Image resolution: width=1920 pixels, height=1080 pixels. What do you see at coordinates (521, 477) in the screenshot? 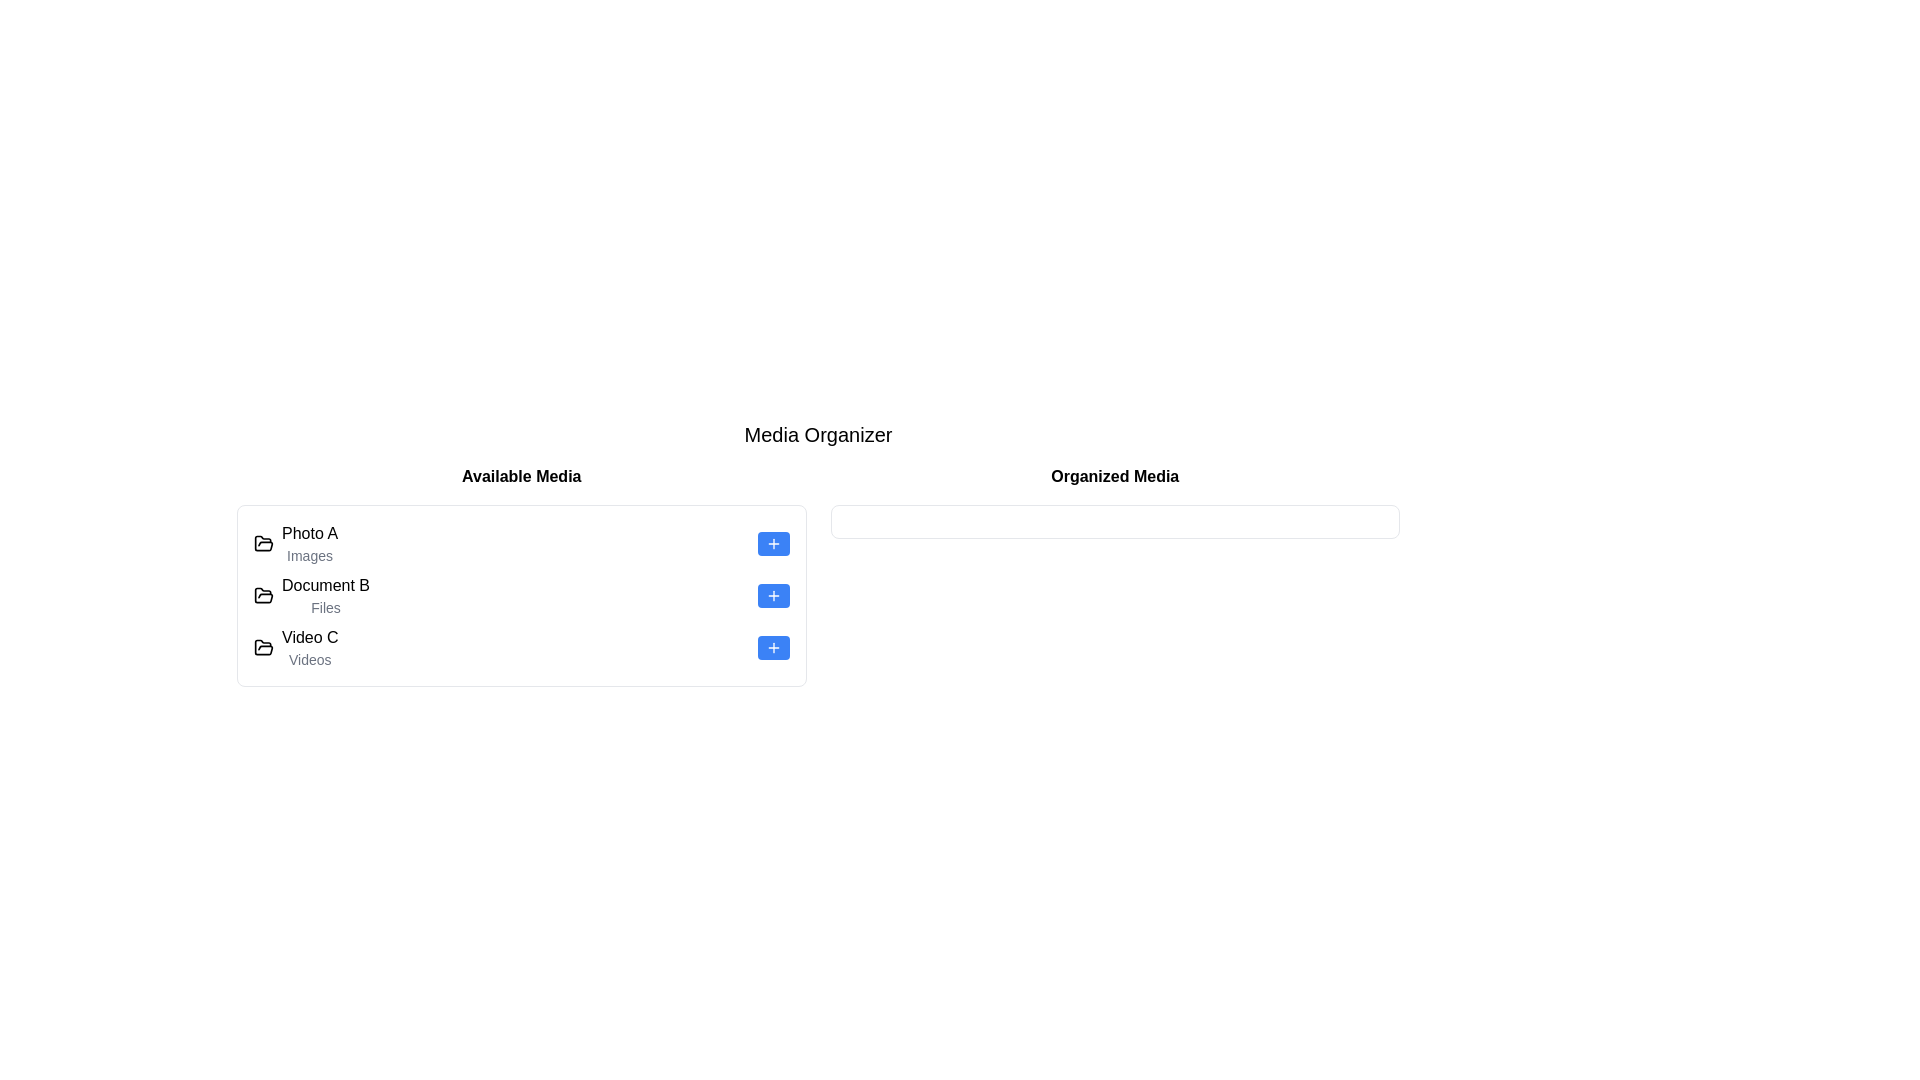
I see `the Text Label that serves as a heading for the media files section, located under 'Media Organizer' and above the list of items such as 'Photo A,' 'Document B,' and 'Video C.'` at bounding box center [521, 477].